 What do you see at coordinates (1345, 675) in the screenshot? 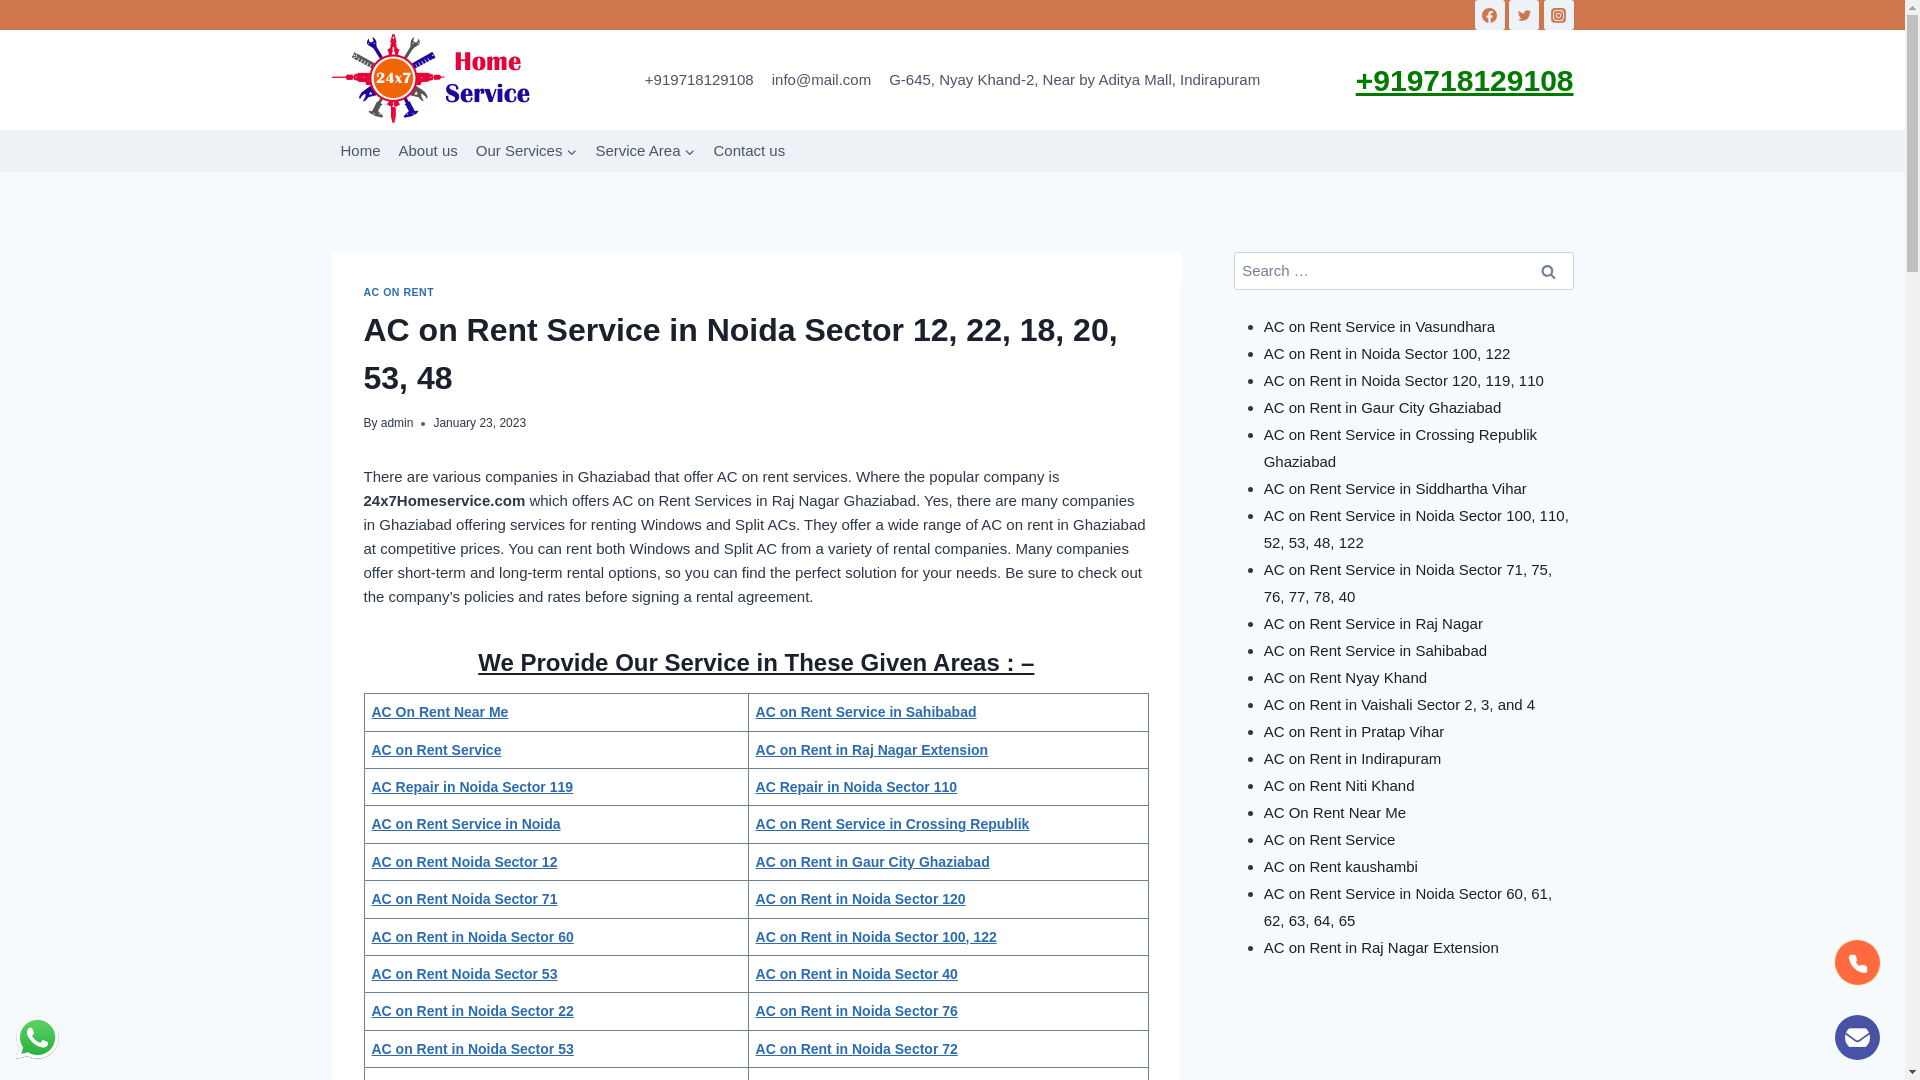
I see `'AC on Rent Nyay Khand'` at bounding box center [1345, 675].